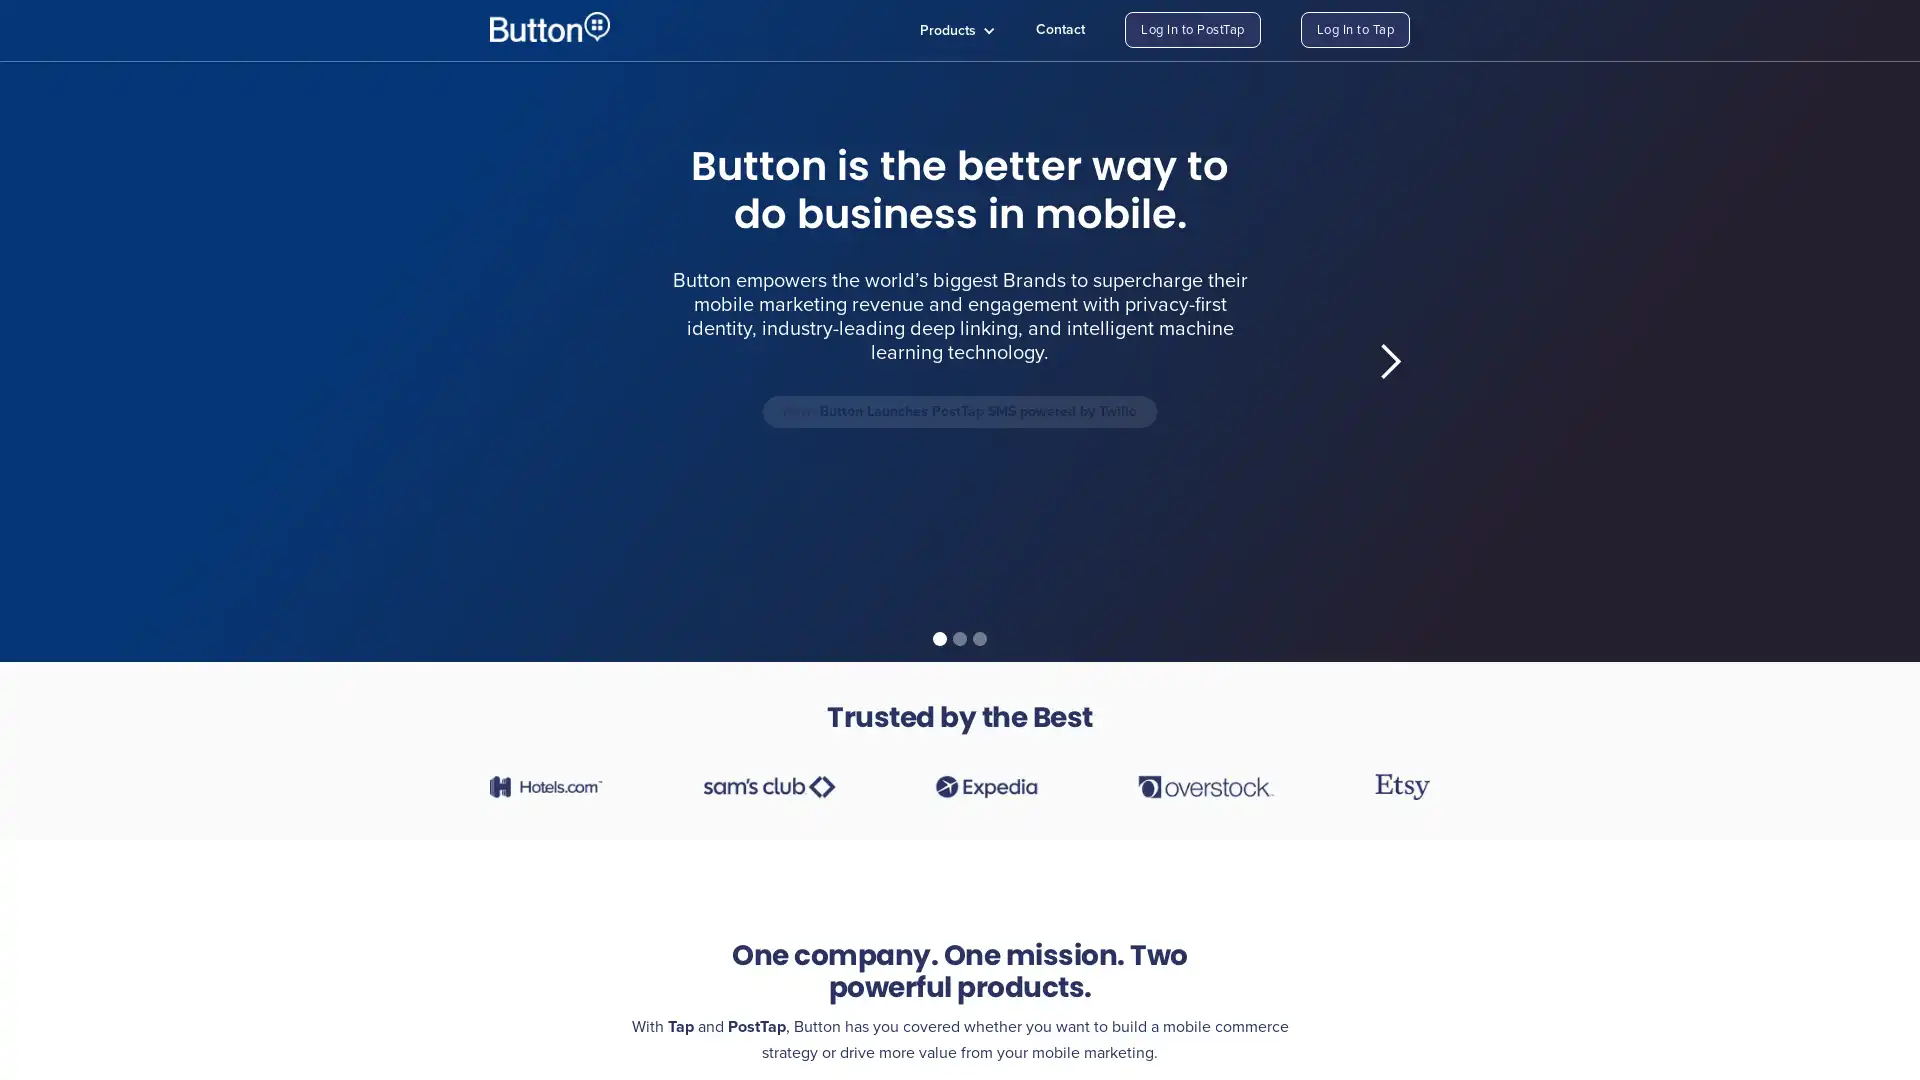 The height and width of the screenshot is (1080, 1920). I want to click on Show slide 3 of 3, so click(979, 639).